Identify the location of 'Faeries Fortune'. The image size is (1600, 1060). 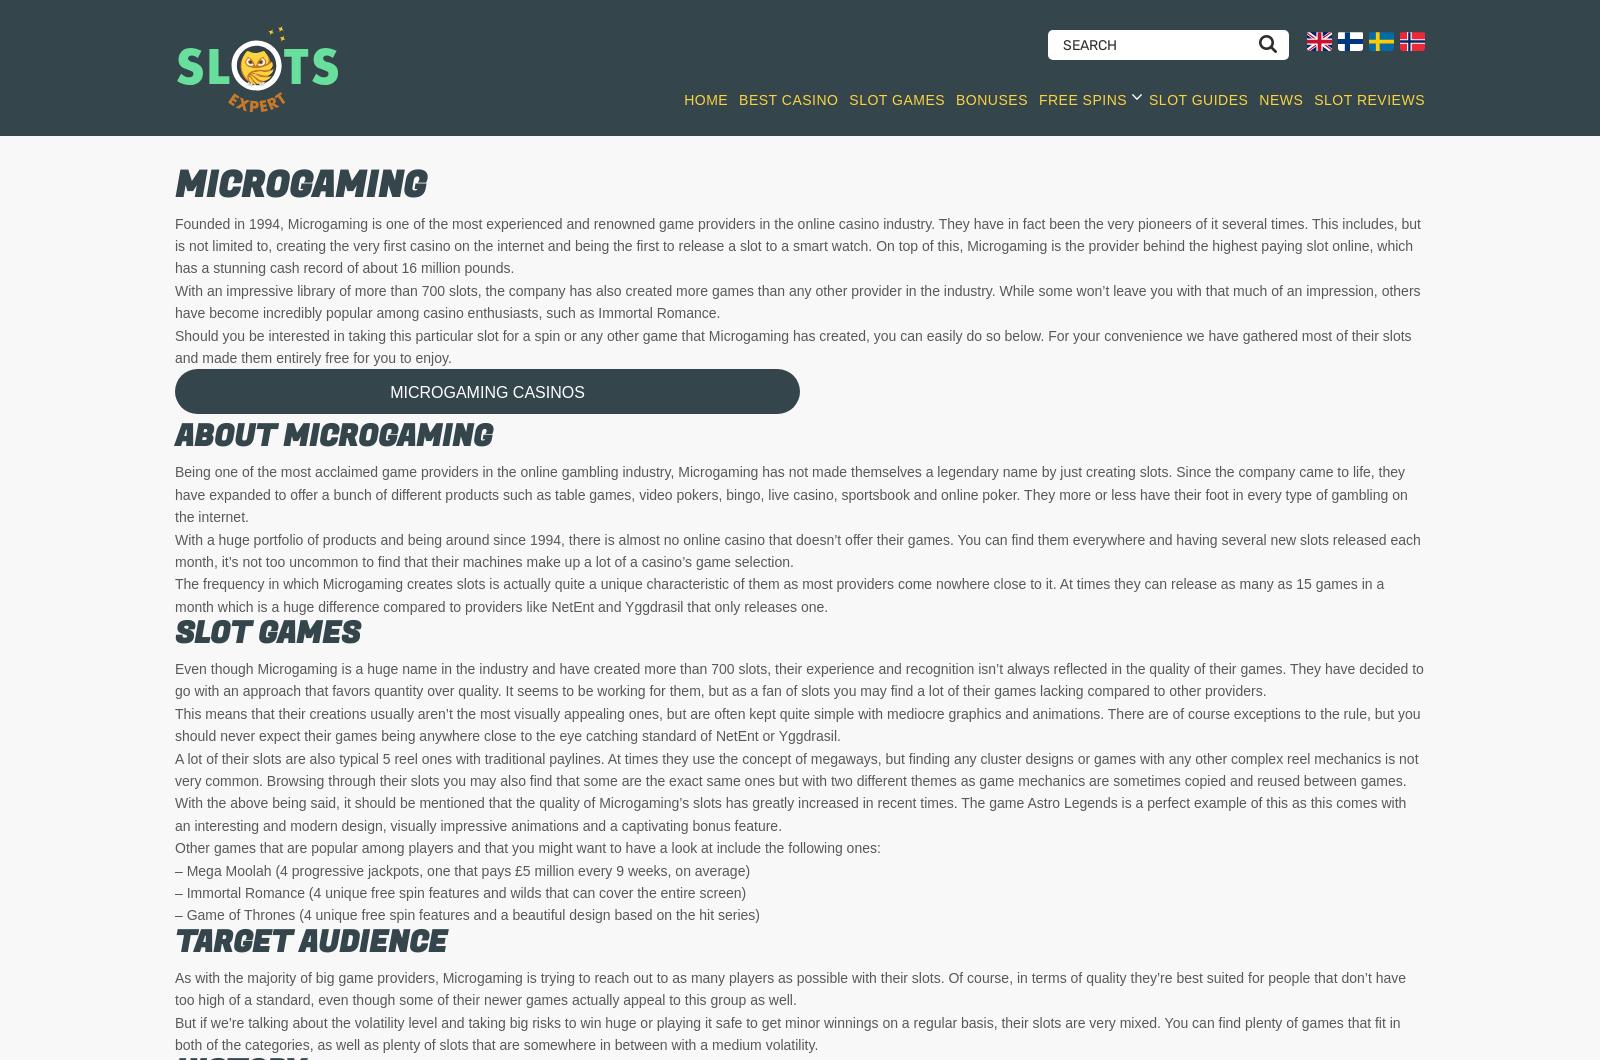
(1319, 392).